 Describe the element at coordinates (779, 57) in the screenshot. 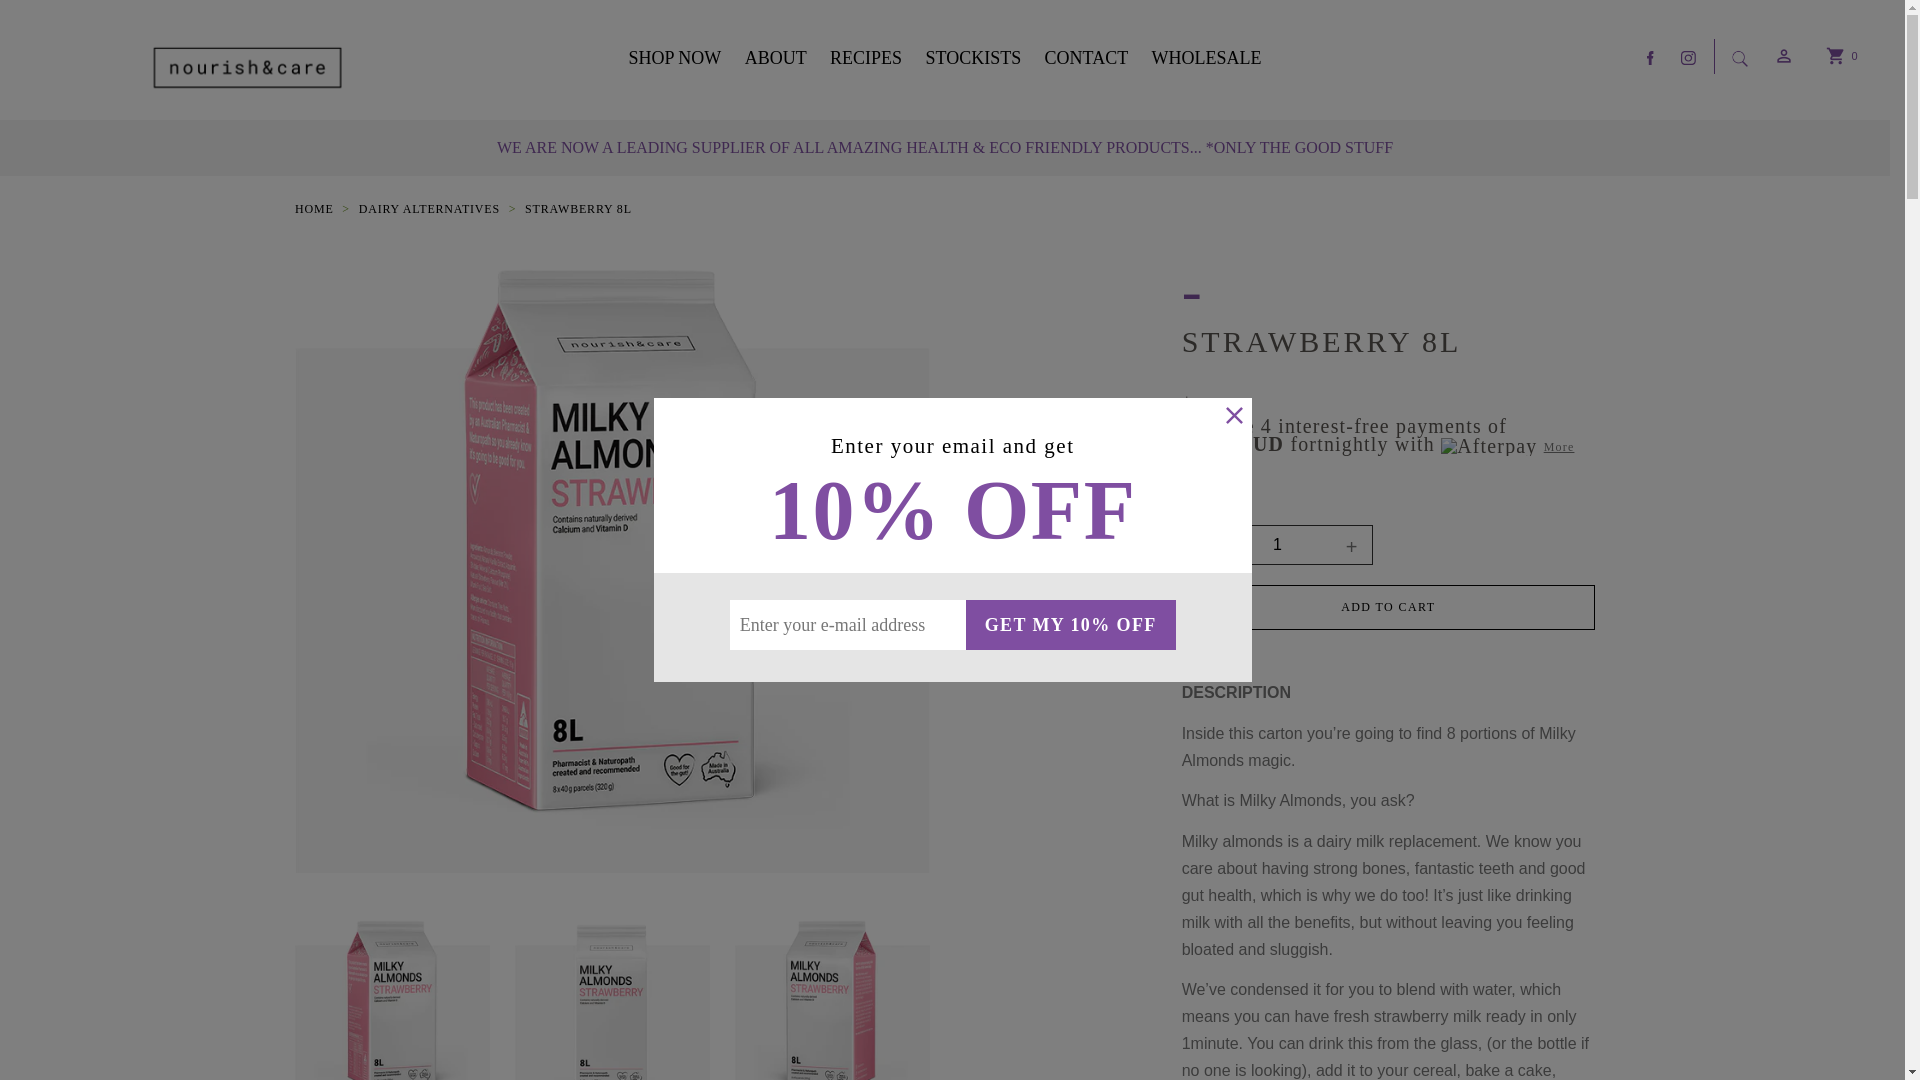

I see `'ABOUT'` at that location.